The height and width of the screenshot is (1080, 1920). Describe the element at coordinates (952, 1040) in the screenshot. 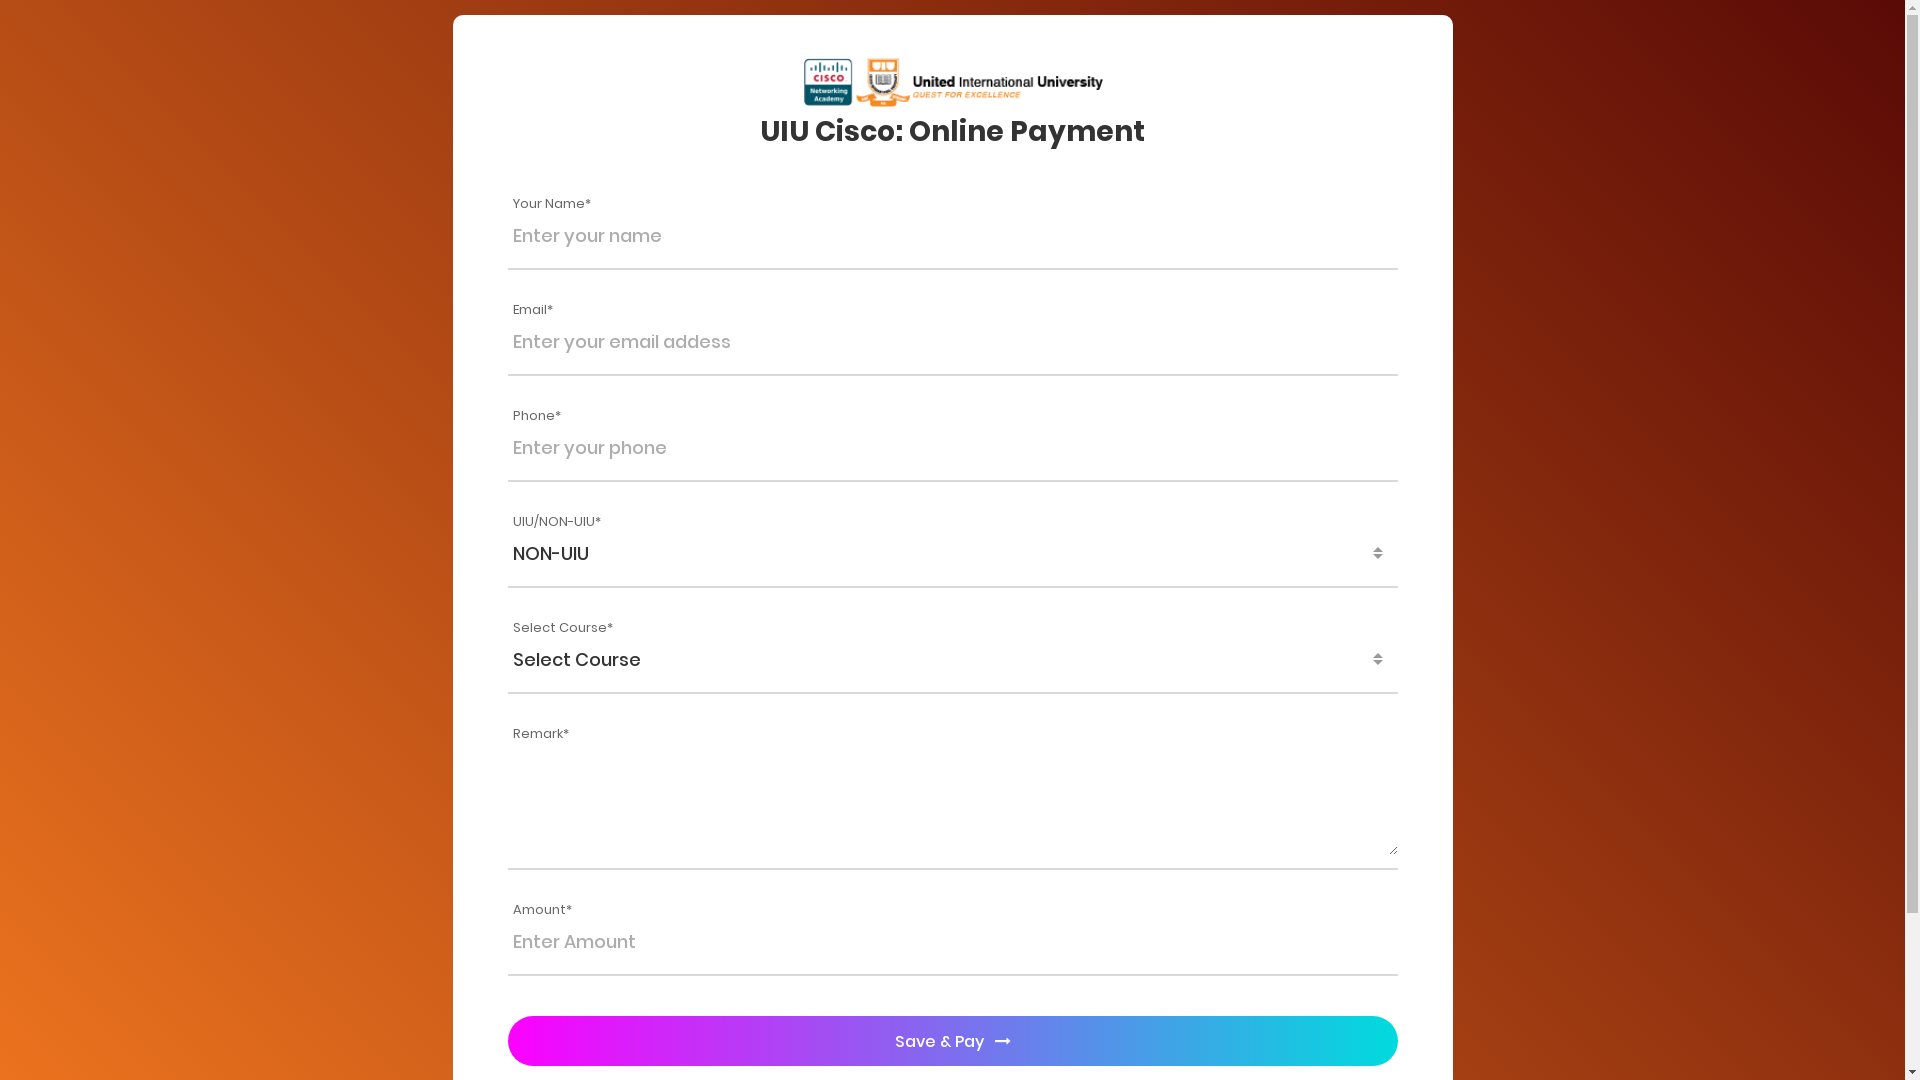

I see `'Save & Pay'` at that location.